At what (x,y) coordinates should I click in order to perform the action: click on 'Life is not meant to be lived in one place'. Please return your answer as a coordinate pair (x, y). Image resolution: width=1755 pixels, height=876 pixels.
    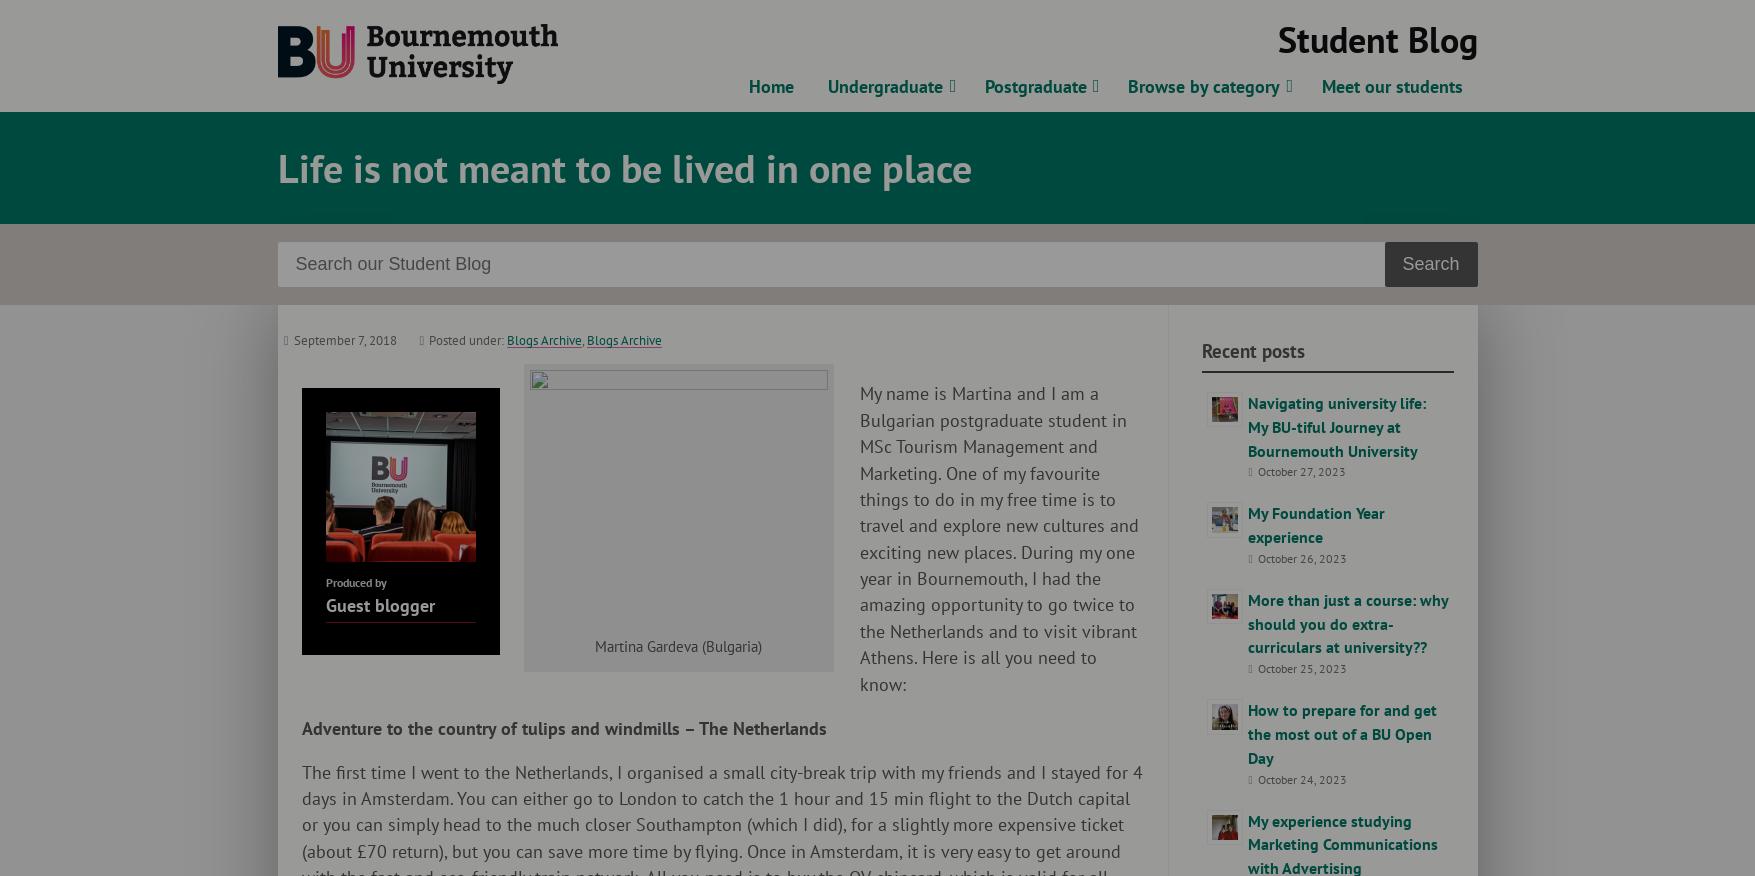
    Looking at the image, I should click on (624, 168).